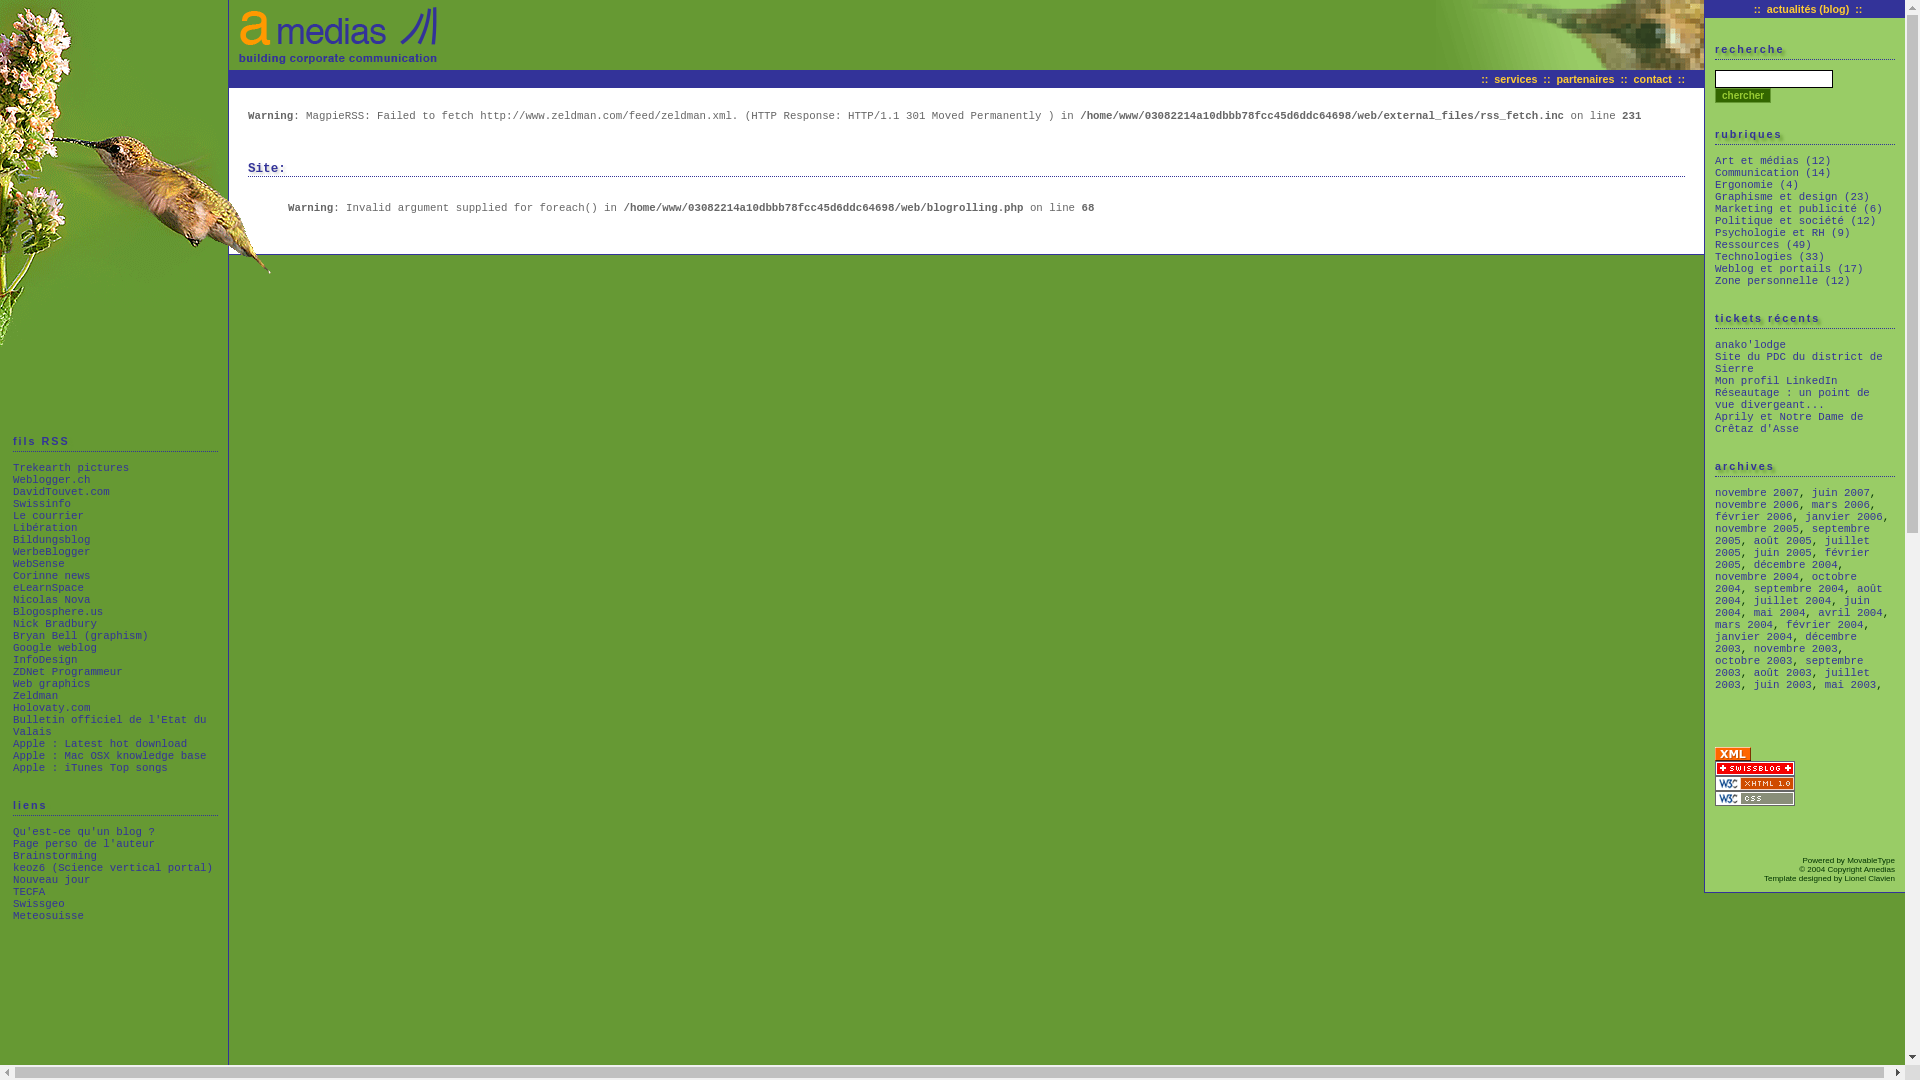 The width and height of the screenshot is (1920, 1080). Describe the element at coordinates (1792, 547) in the screenshot. I see `'juillet 2005'` at that location.